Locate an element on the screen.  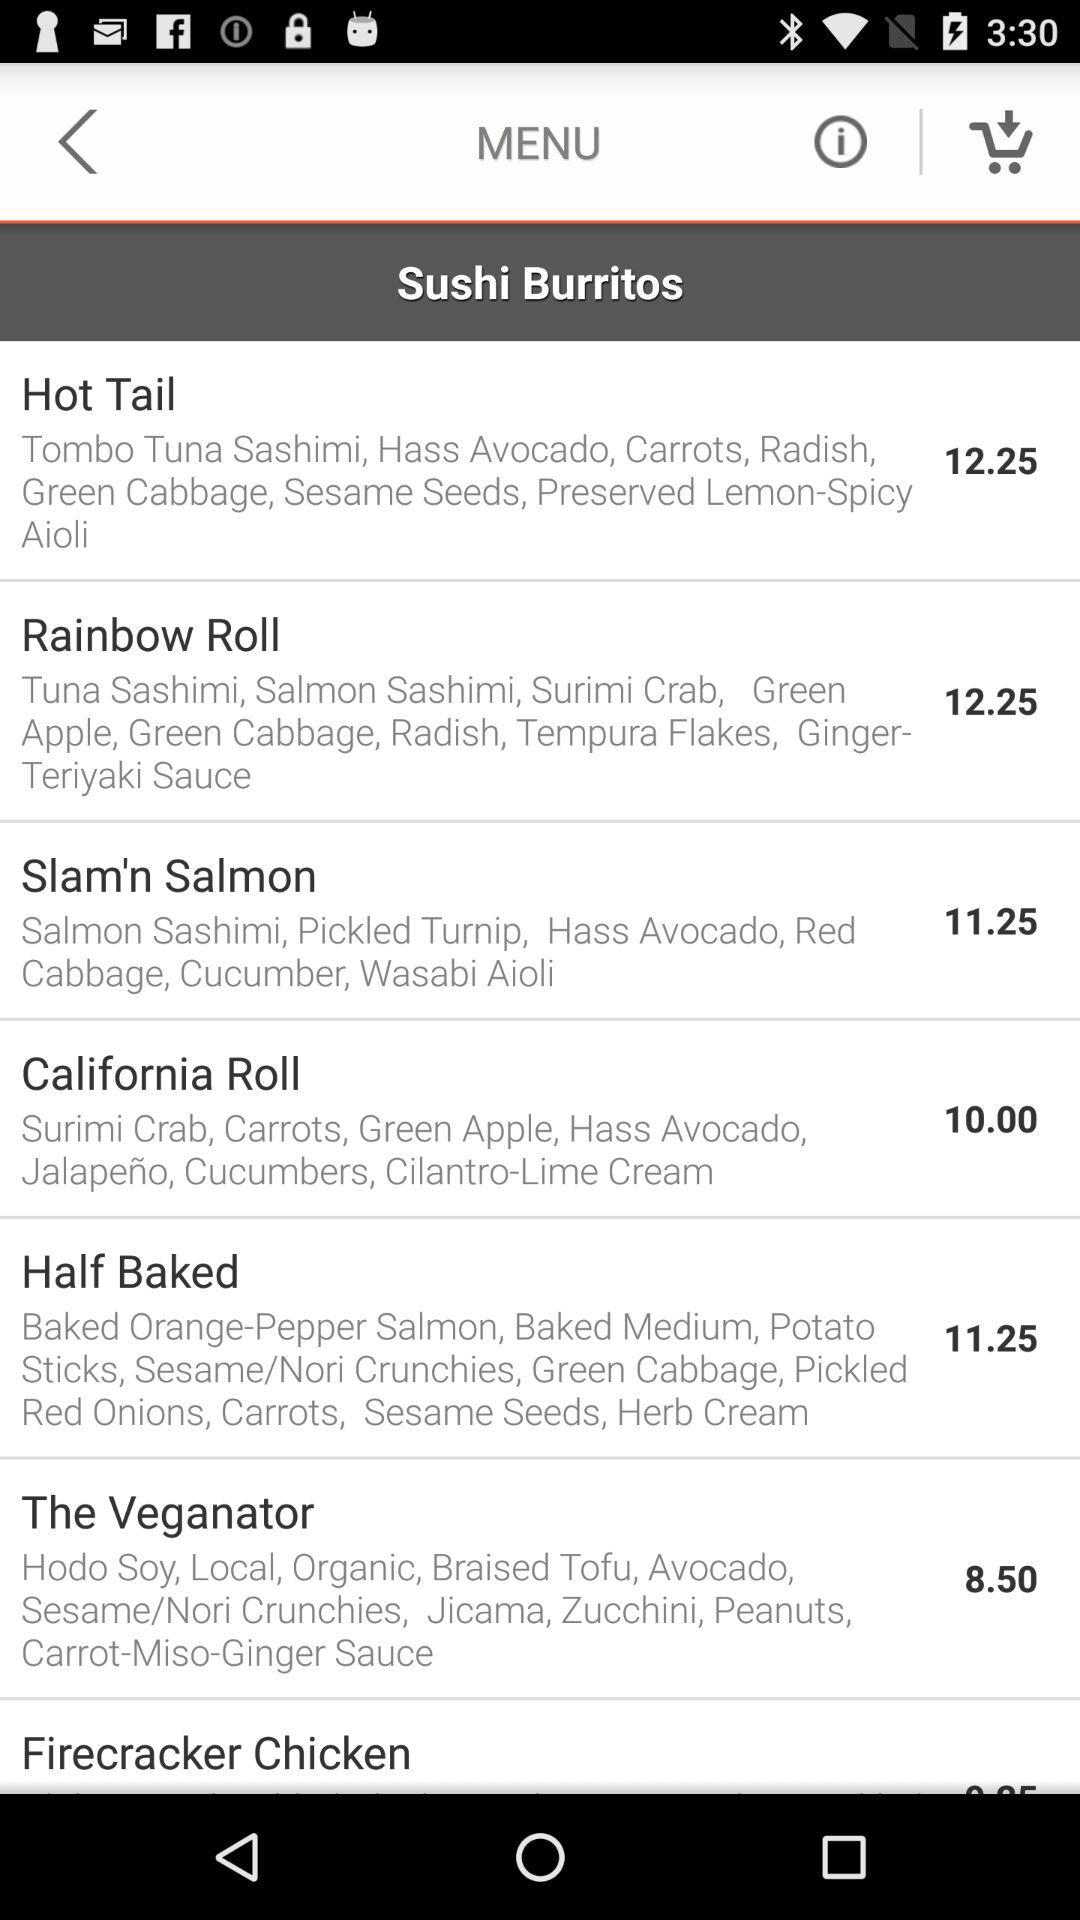
item below tuna sashimi salmon item is located at coordinates (540, 821).